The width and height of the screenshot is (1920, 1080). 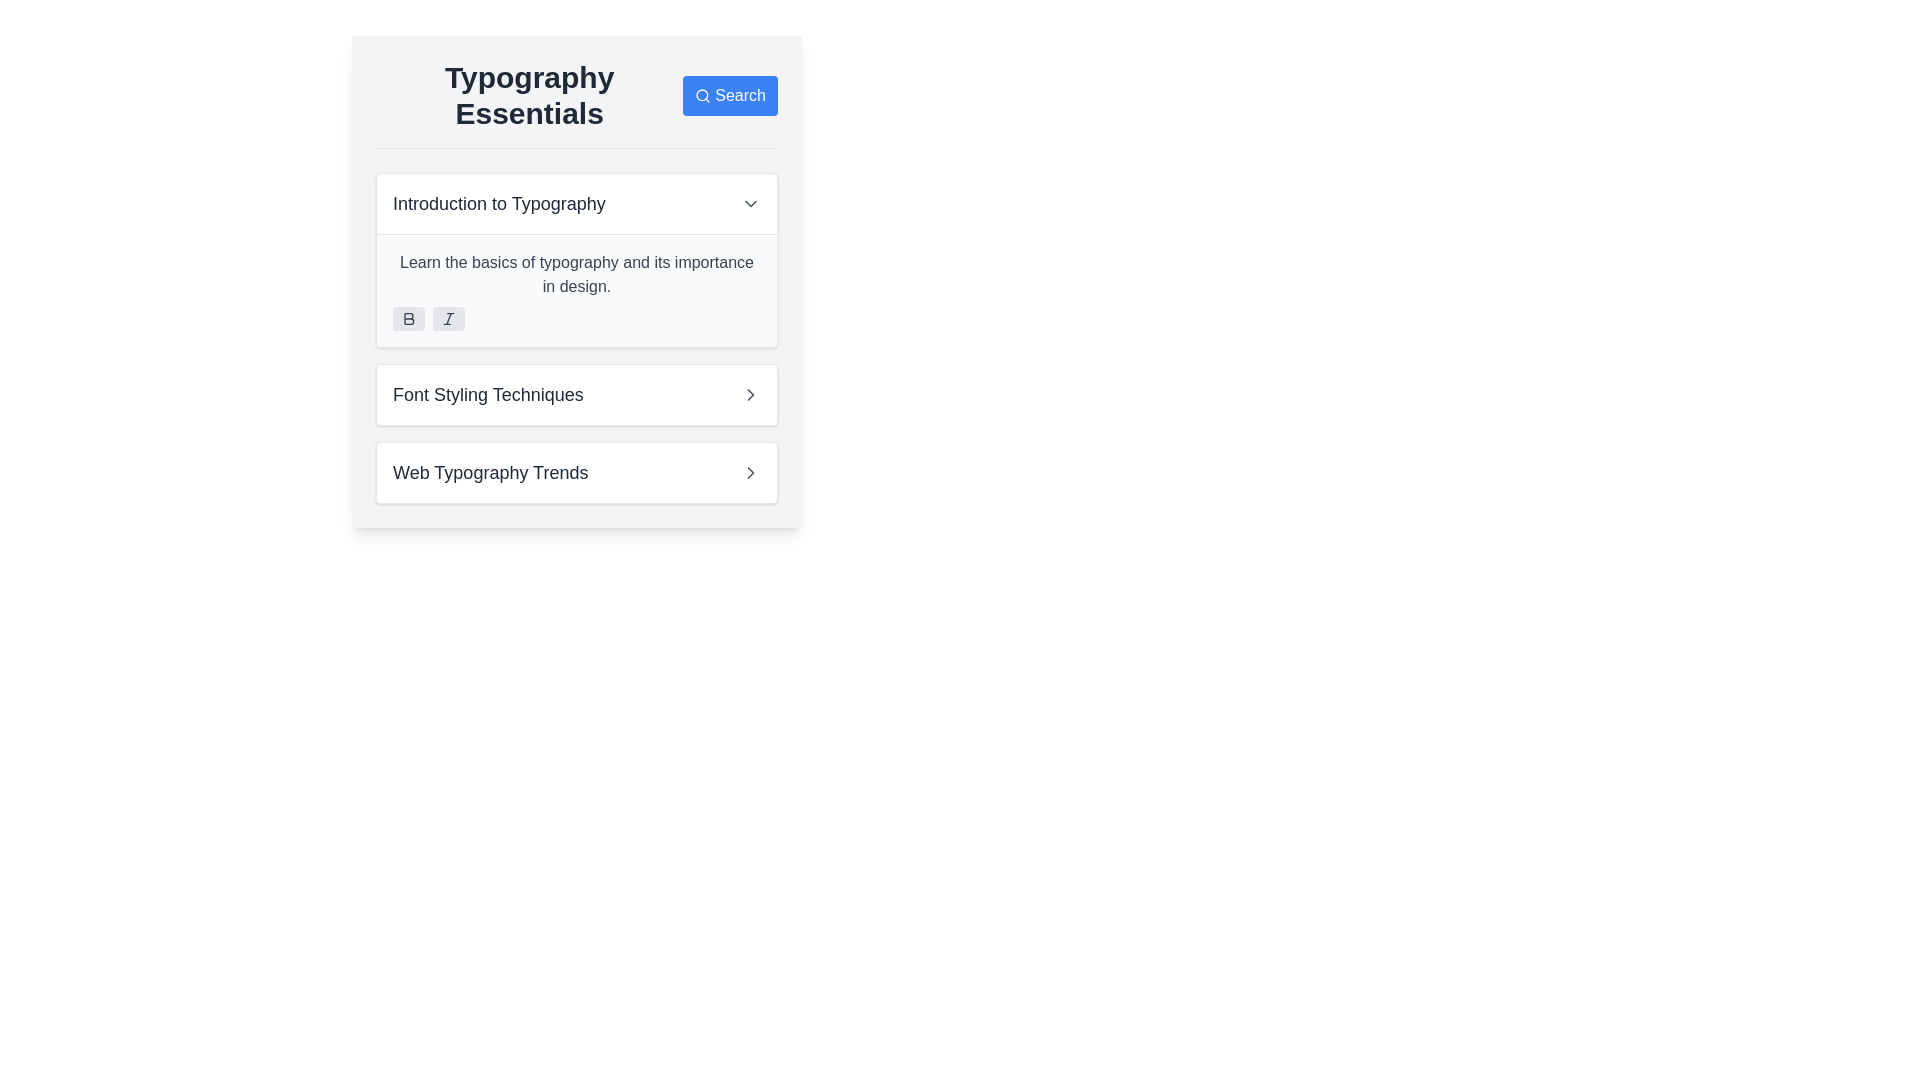 What do you see at coordinates (702, 96) in the screenshot?
I see `the search icon located within the blue button labeled 'Search' to initiate a search action` at bounding box center [702, 96].